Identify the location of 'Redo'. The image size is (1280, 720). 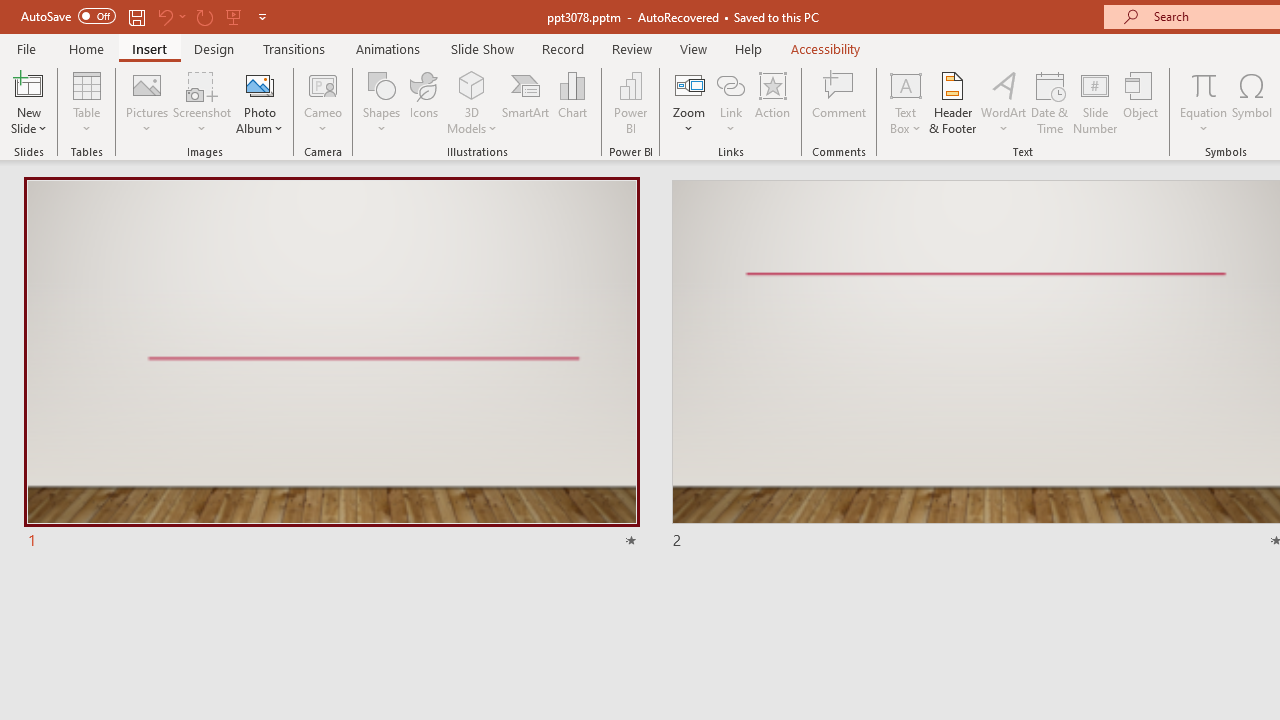
(204, 16).